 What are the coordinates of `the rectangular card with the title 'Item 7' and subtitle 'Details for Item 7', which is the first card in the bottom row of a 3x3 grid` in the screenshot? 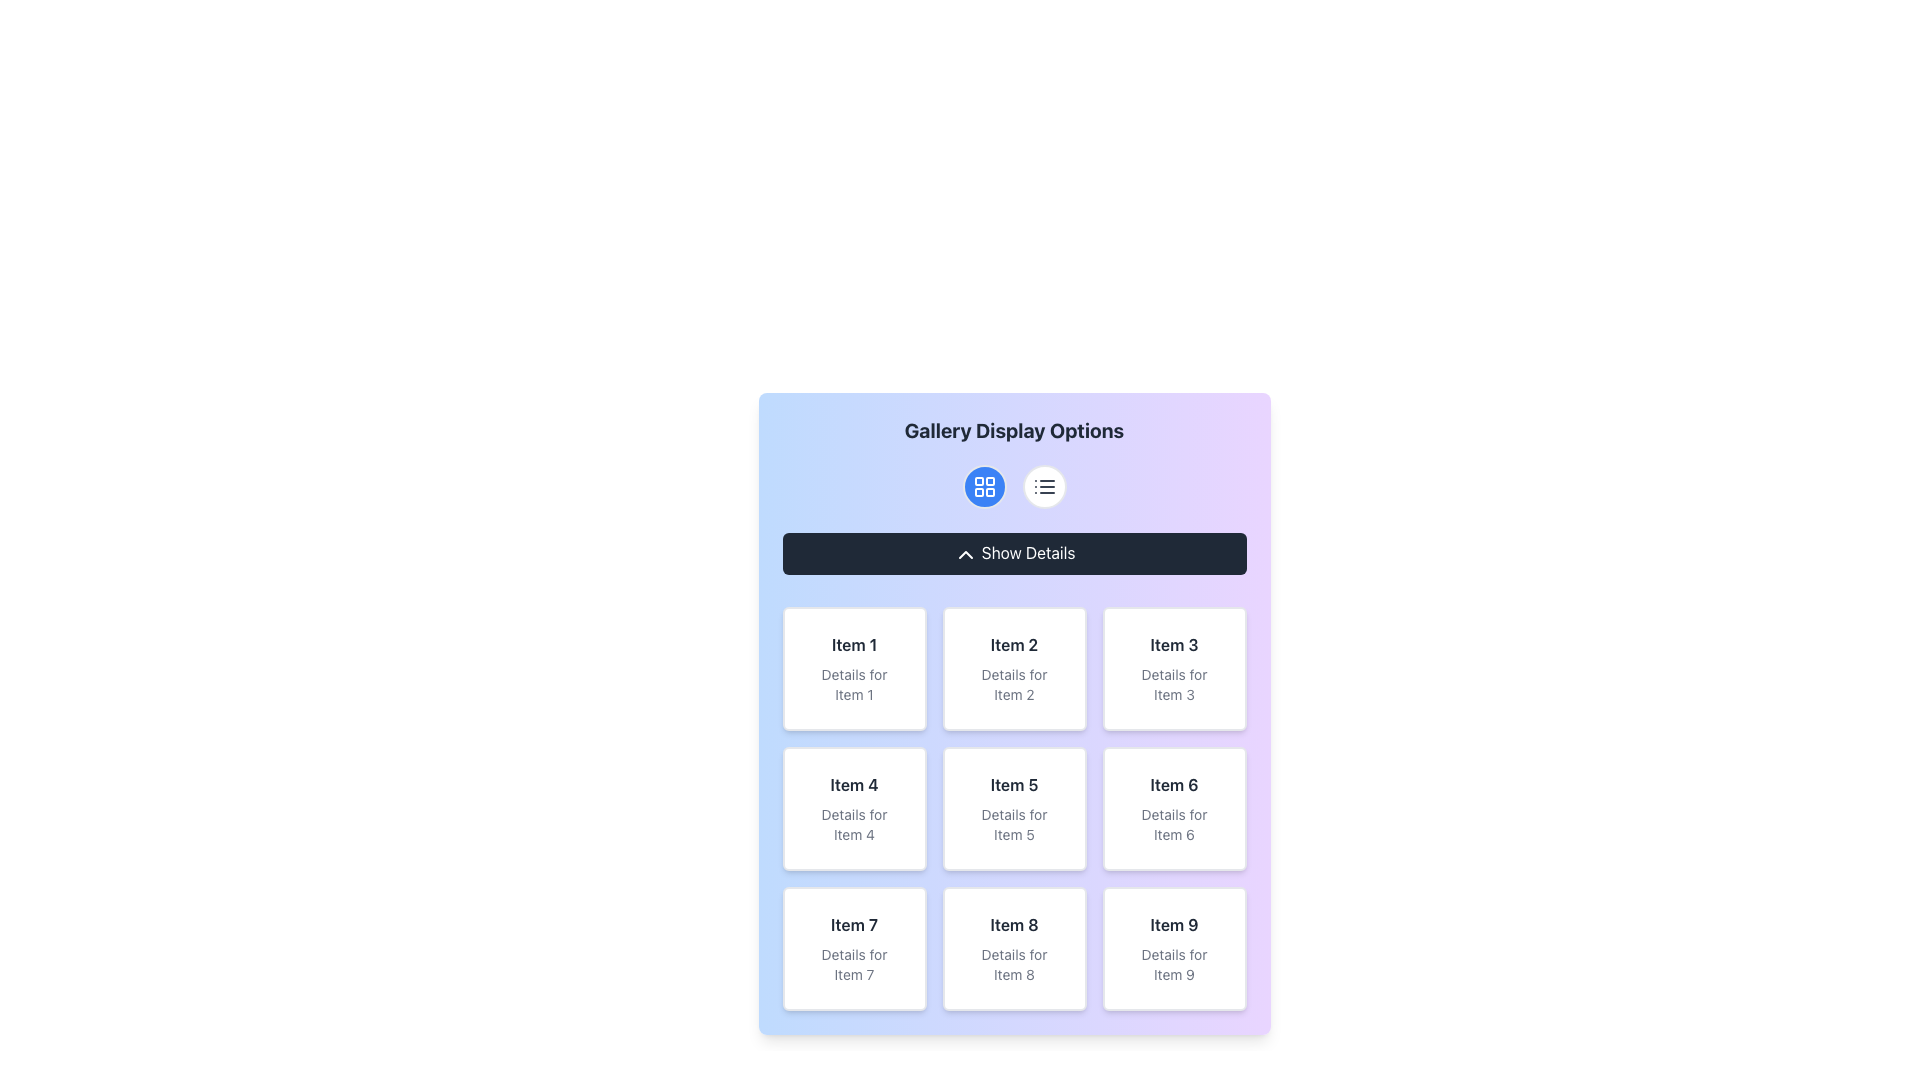 It's located at (854, 947).